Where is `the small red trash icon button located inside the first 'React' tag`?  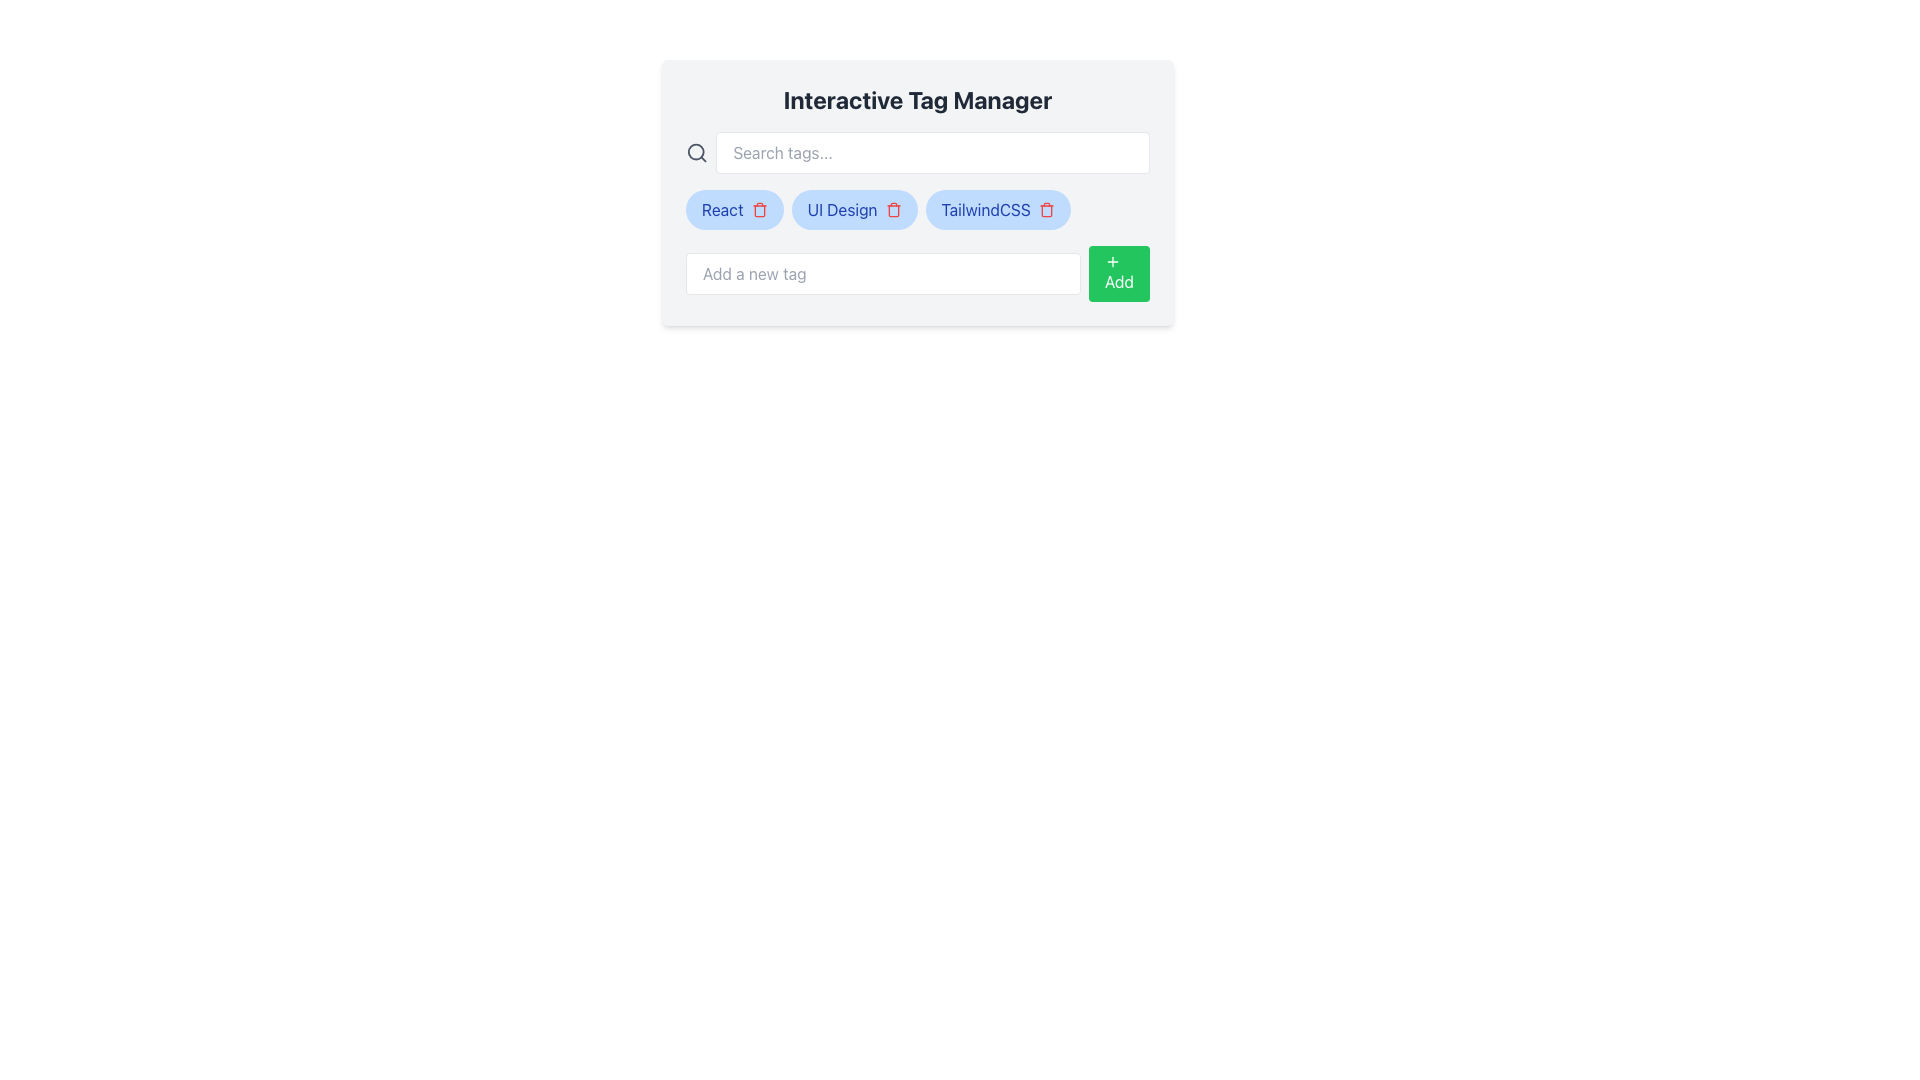
the small red trash icon button located inside the first 'React' tag is located at coordinates (758, 209).